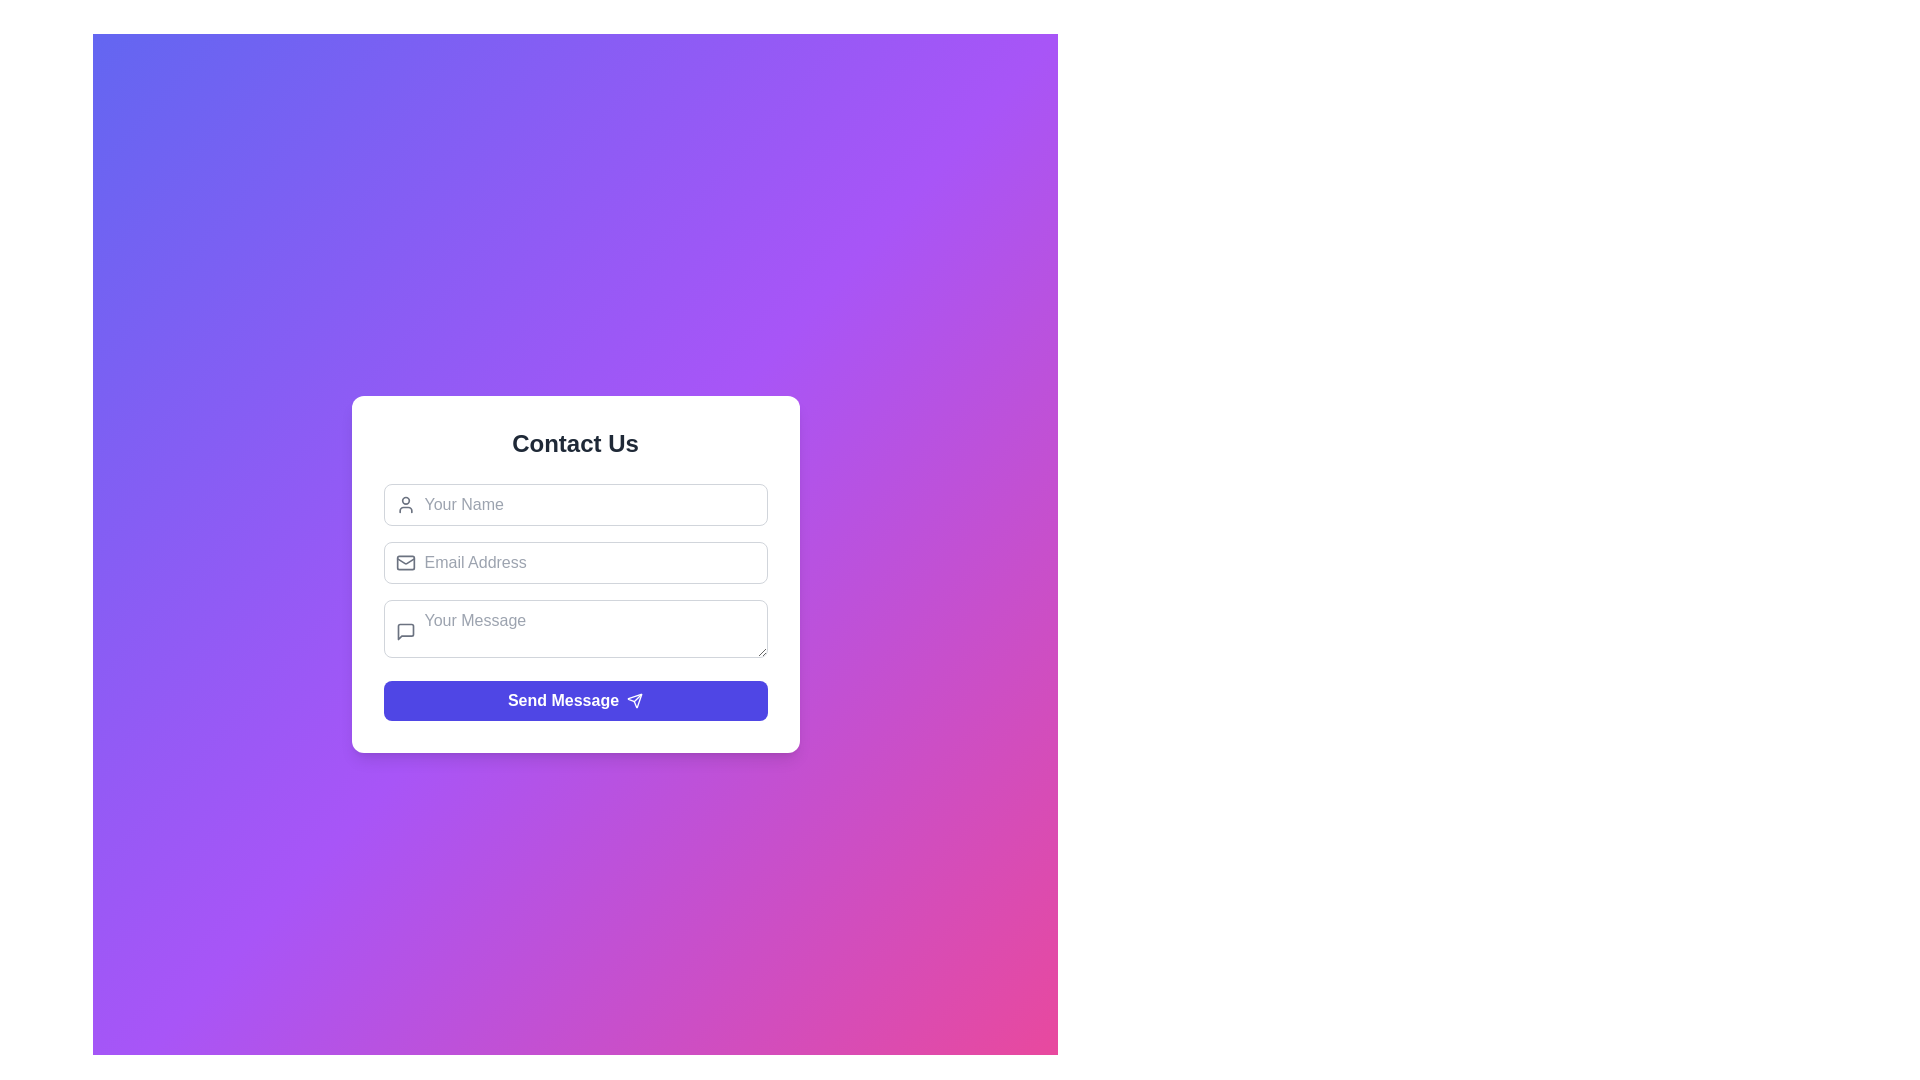  Describe the element at coordinates (634, 700) in the screenshot. I see `the decorative vector graphic icon located in the bottom-right corner of the 'Send Message' button` at that location.